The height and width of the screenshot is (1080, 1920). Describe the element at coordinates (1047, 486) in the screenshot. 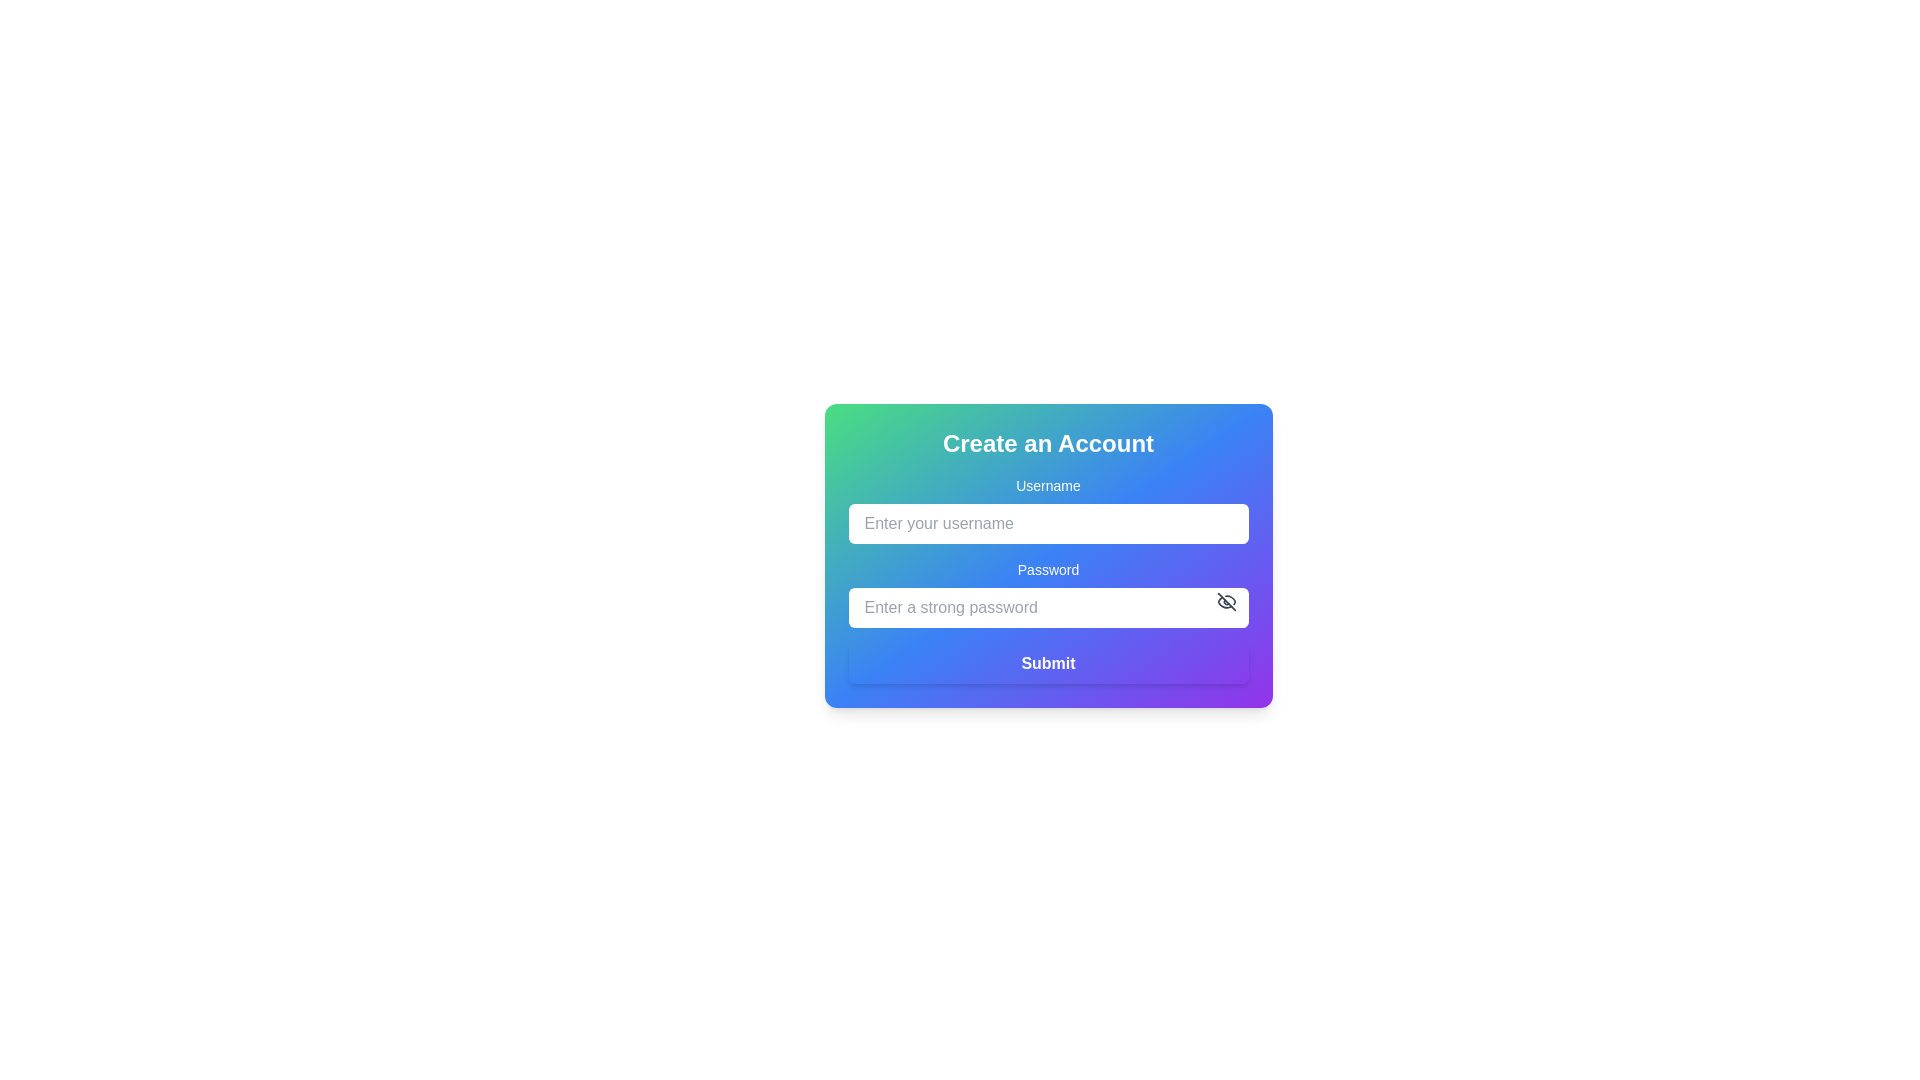

I see `the Text label that indicates the purpose of the text input field for 'Enter your username', positioned at the top of the form section` at that location.